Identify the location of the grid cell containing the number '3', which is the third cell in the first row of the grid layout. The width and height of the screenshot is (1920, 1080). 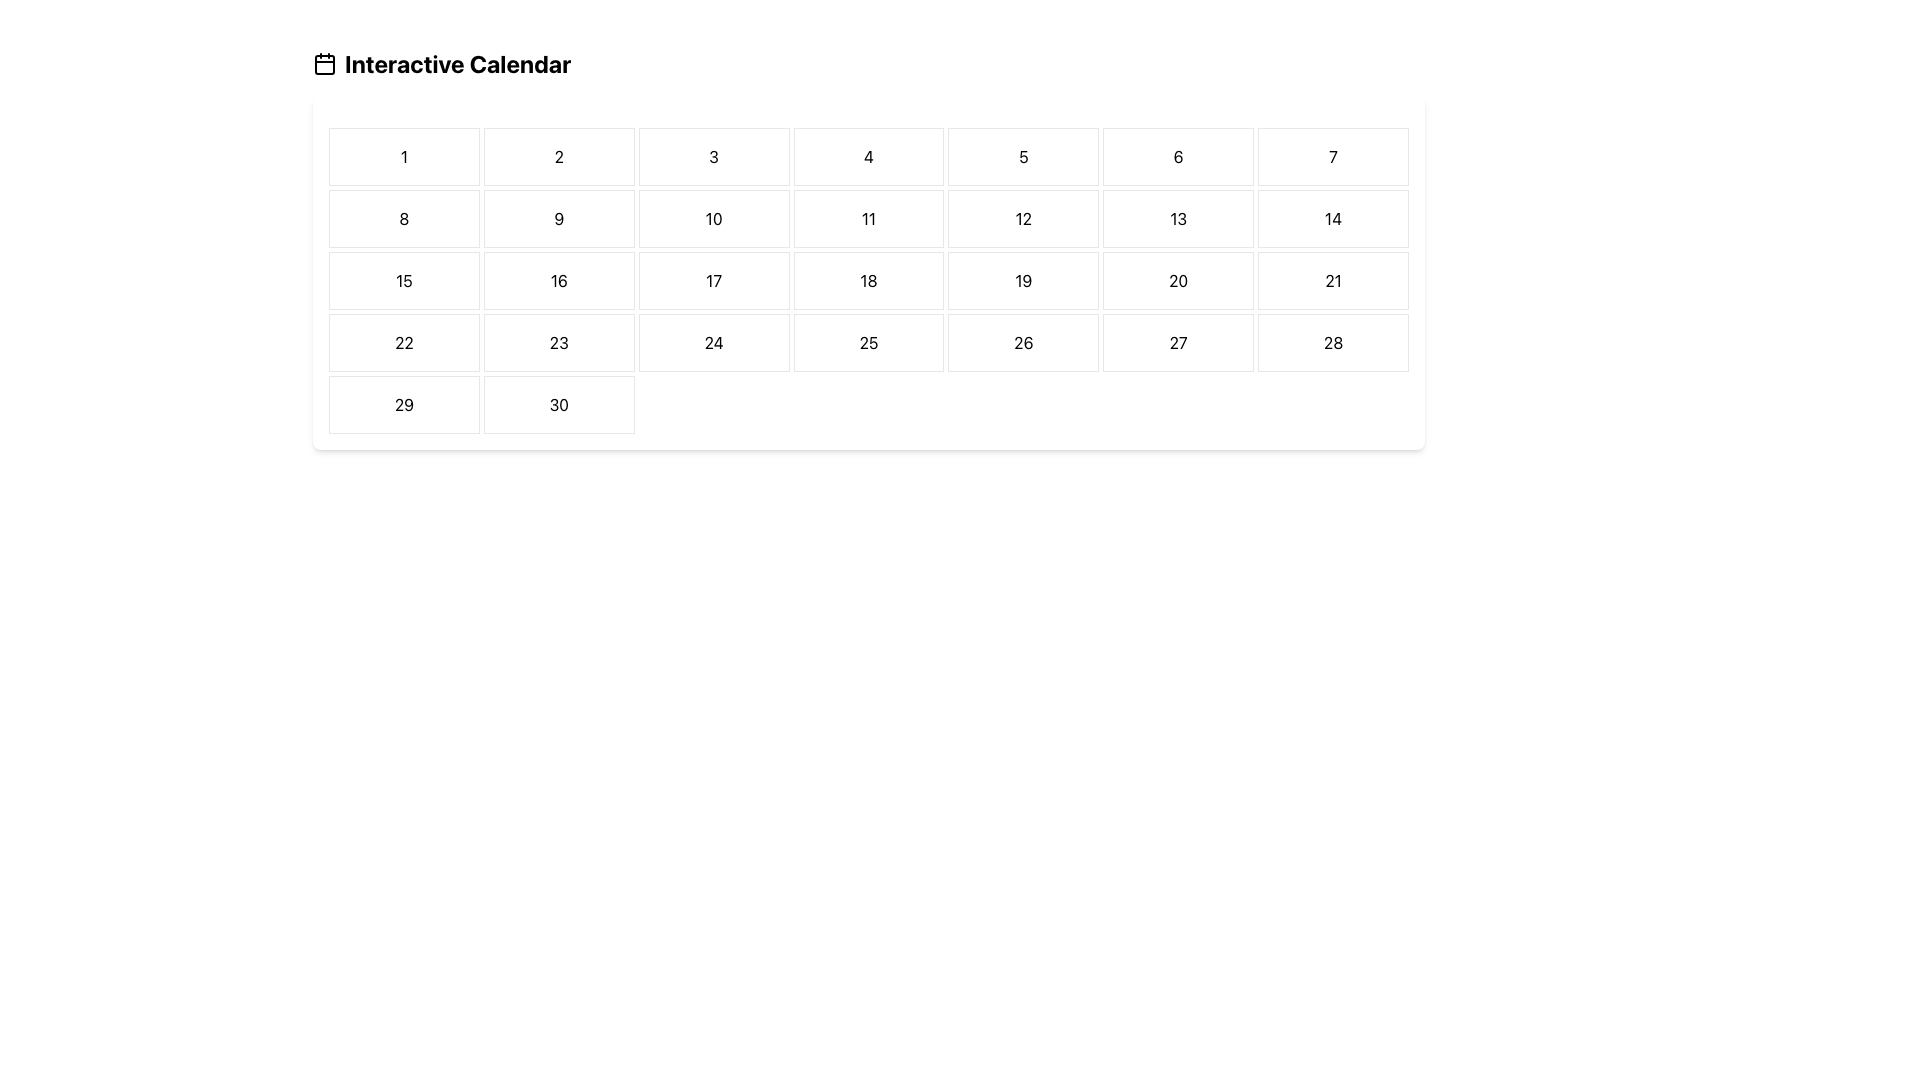
(714, 156).